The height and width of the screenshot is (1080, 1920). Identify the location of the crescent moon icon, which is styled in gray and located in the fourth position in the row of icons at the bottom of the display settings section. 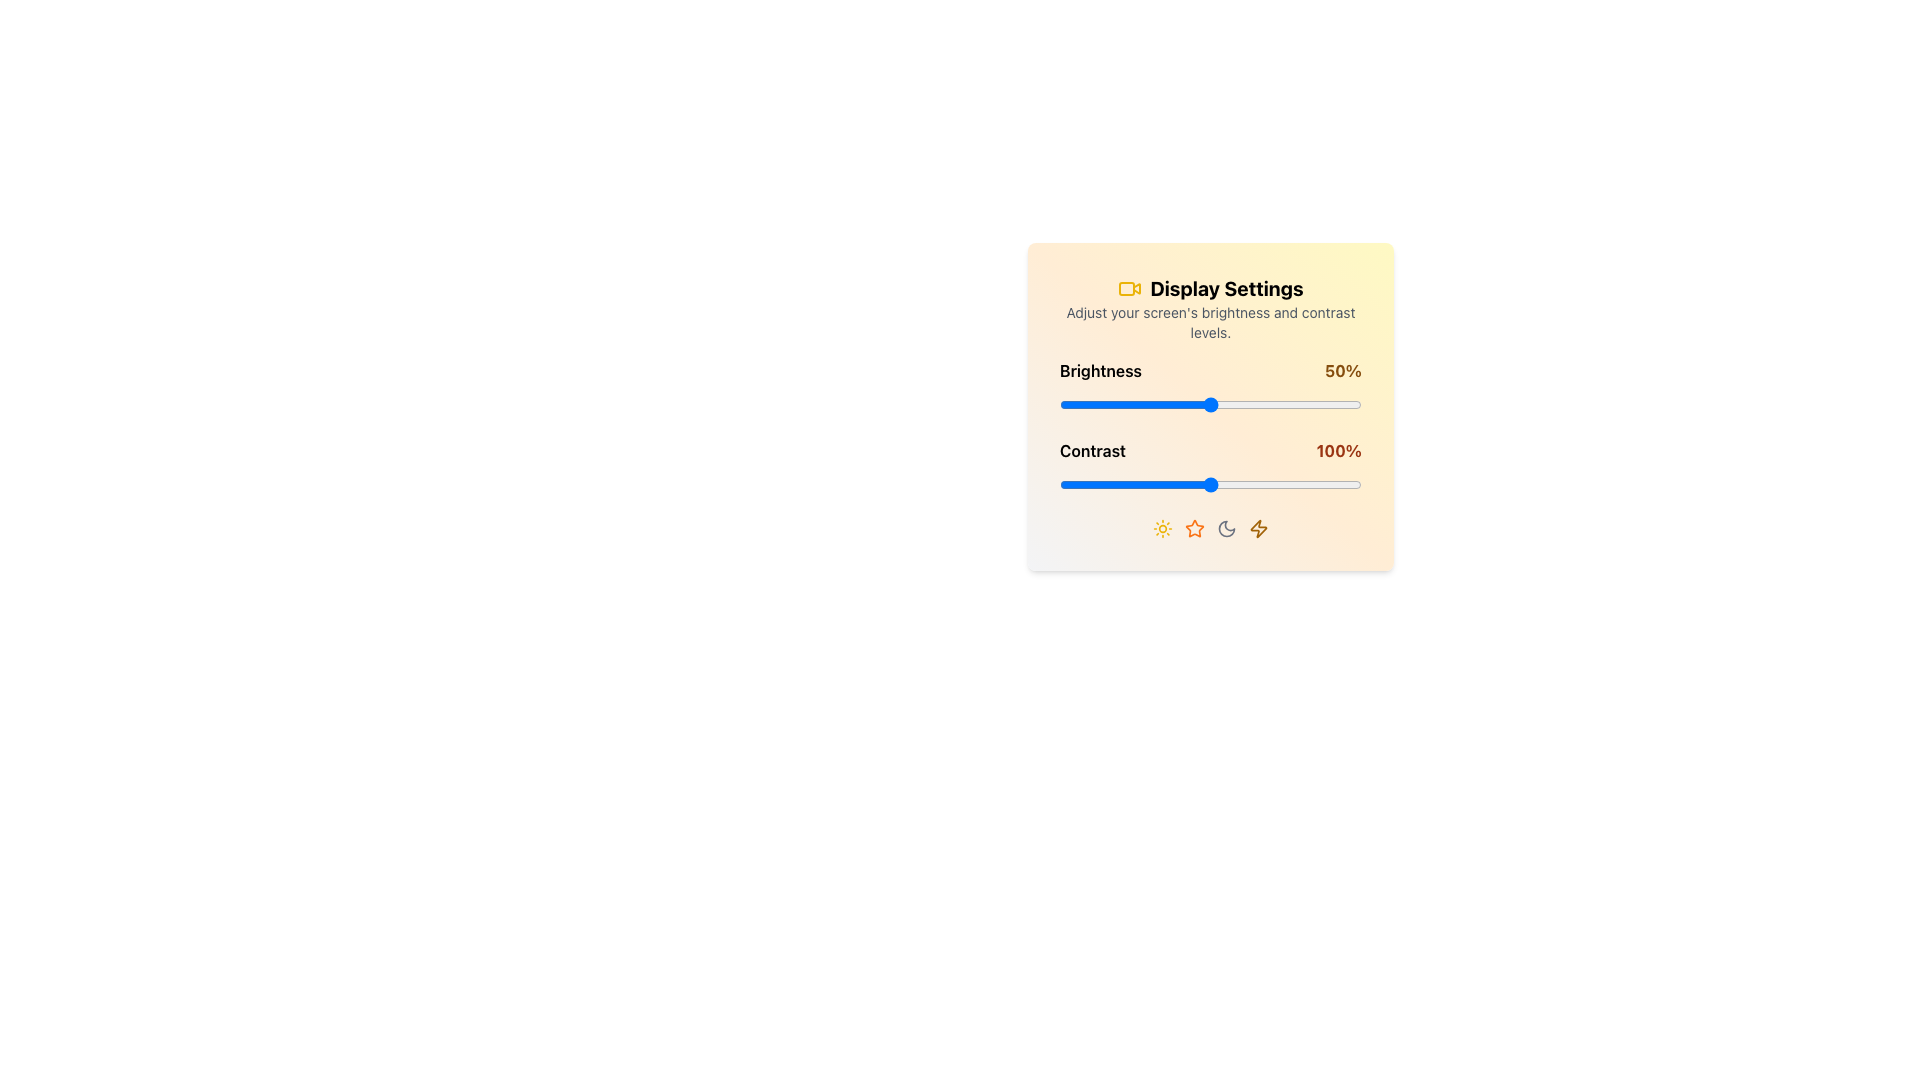
(1226, 527).